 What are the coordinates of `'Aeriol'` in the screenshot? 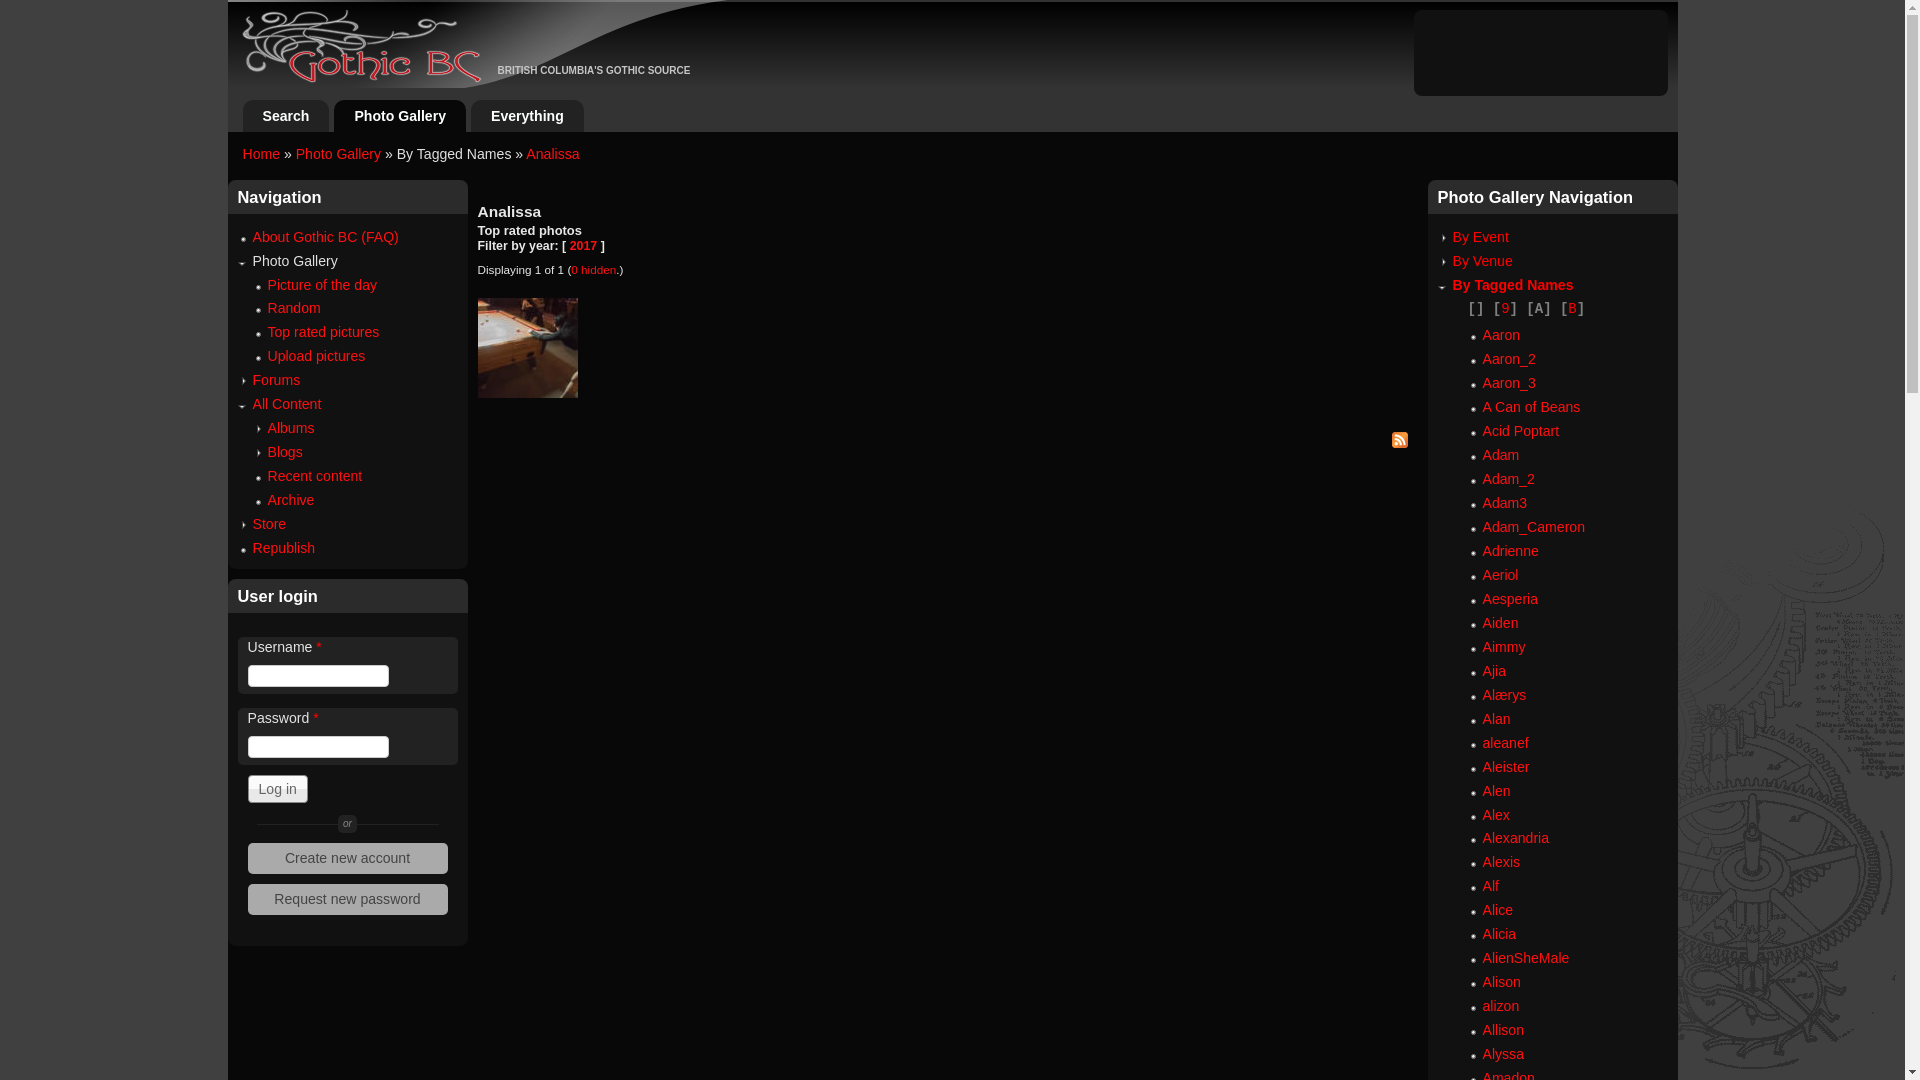 It's located at (1499, 574).